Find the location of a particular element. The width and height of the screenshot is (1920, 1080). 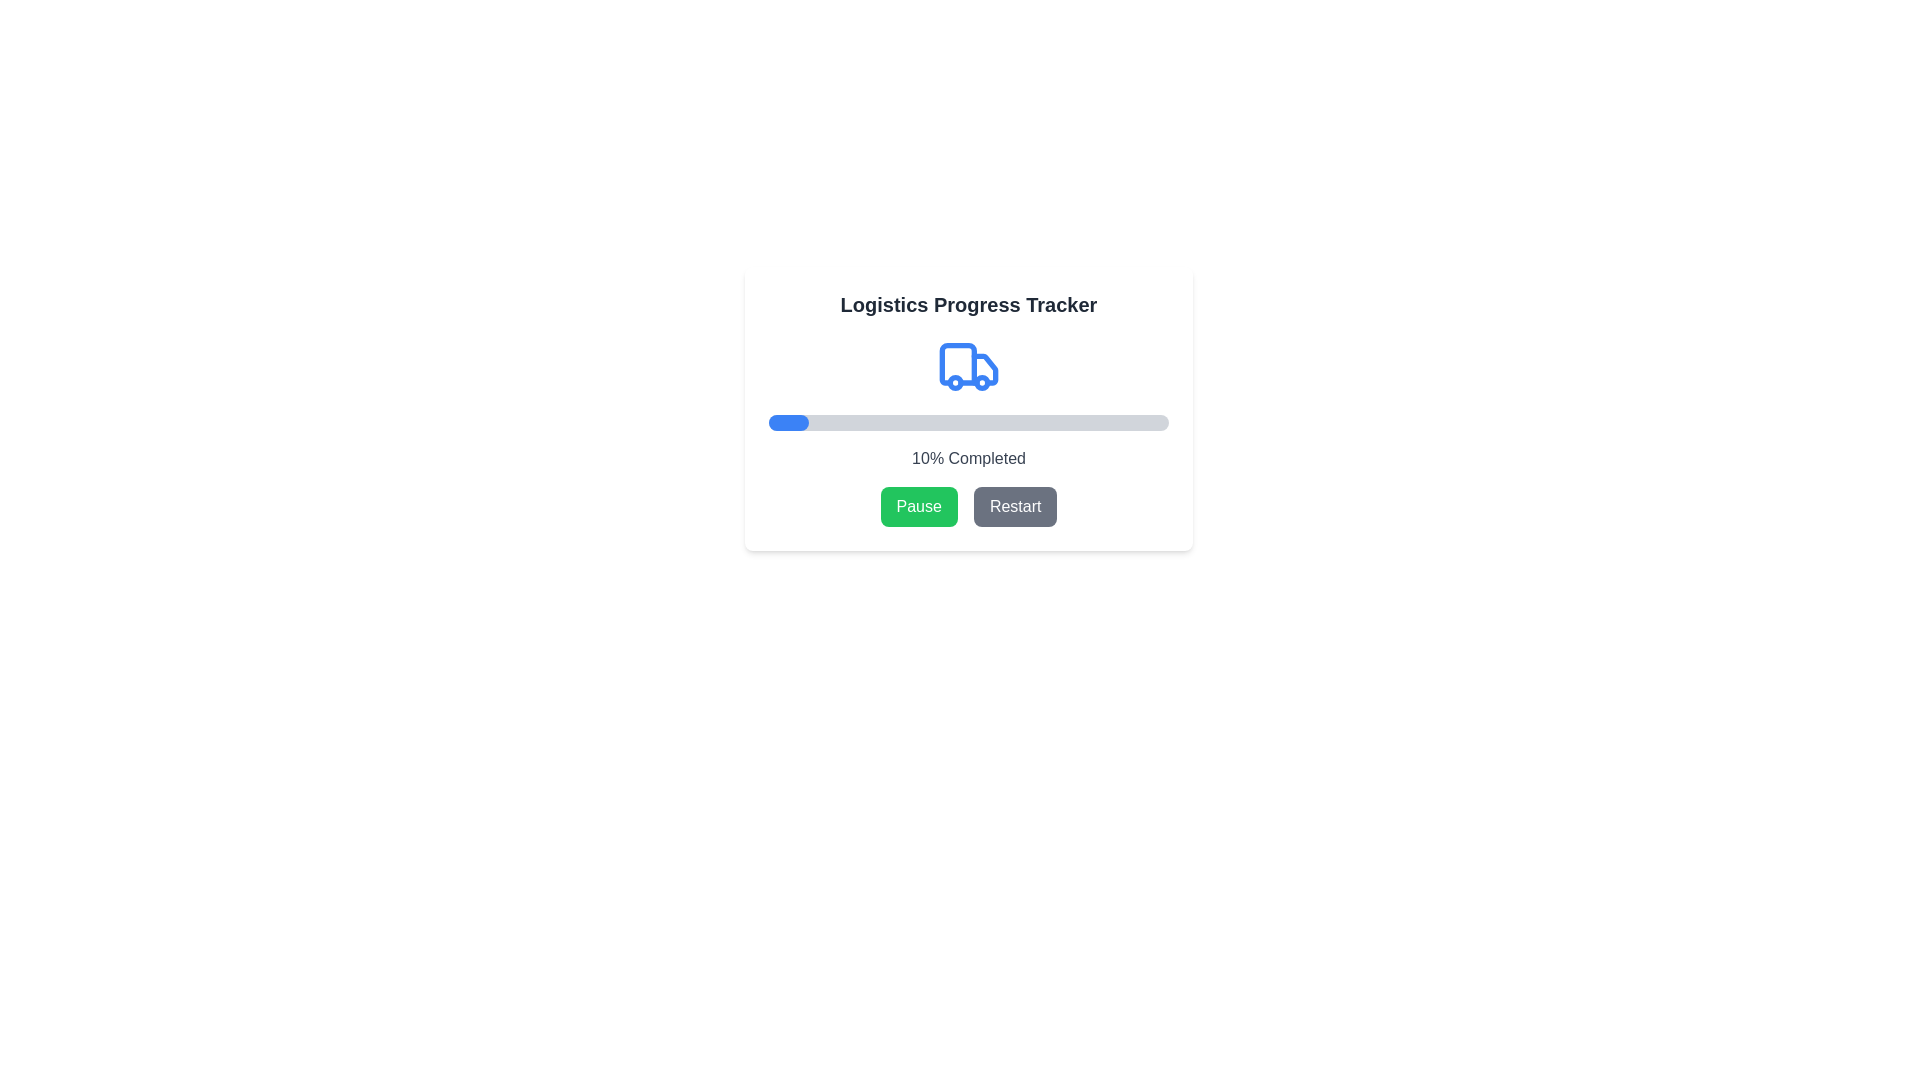

the 'Restart' button, which is a rectangular button with rounded corners, gray background, and white text located in the bottom section of the layout, second in a horizontal group of two buttons under the progress bar is located at coordinates (1015, 505).